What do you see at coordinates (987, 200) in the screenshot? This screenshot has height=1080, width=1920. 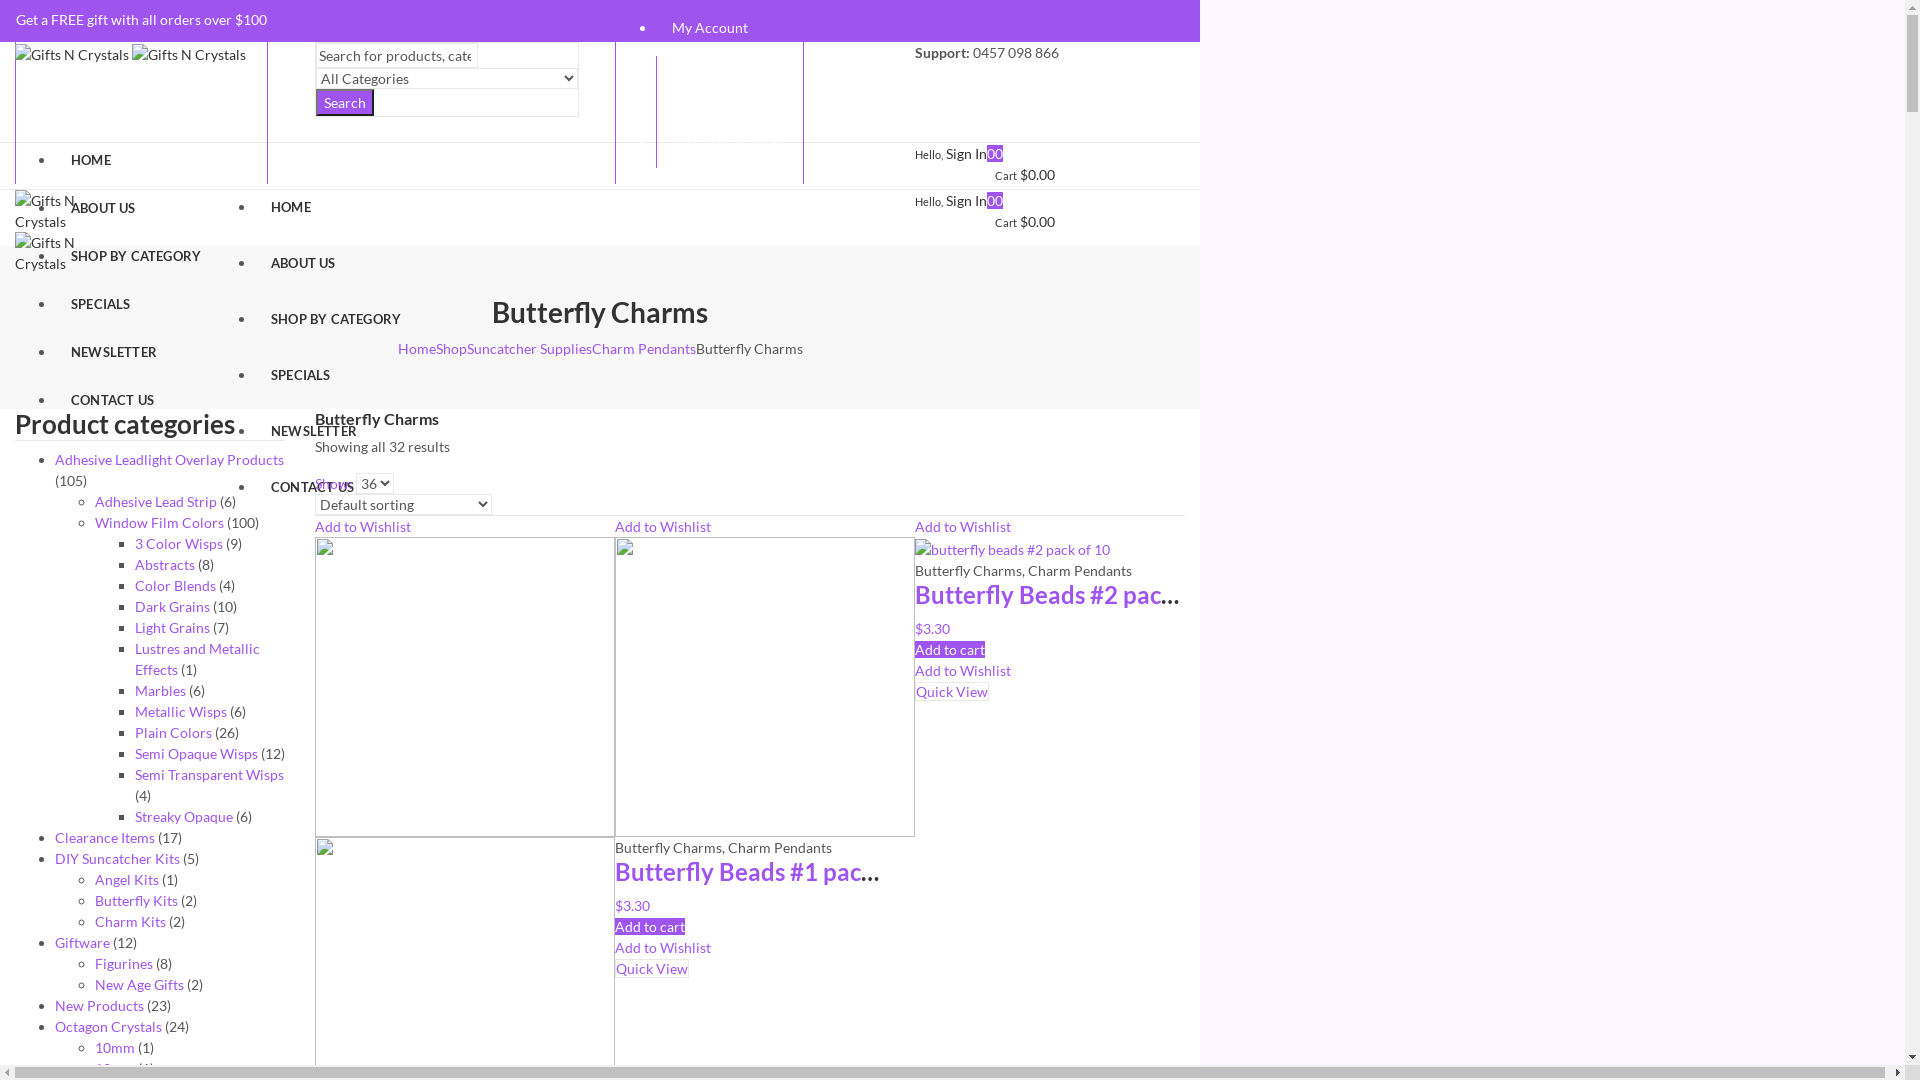 I see `'0'` at bounding box center [987, 200].